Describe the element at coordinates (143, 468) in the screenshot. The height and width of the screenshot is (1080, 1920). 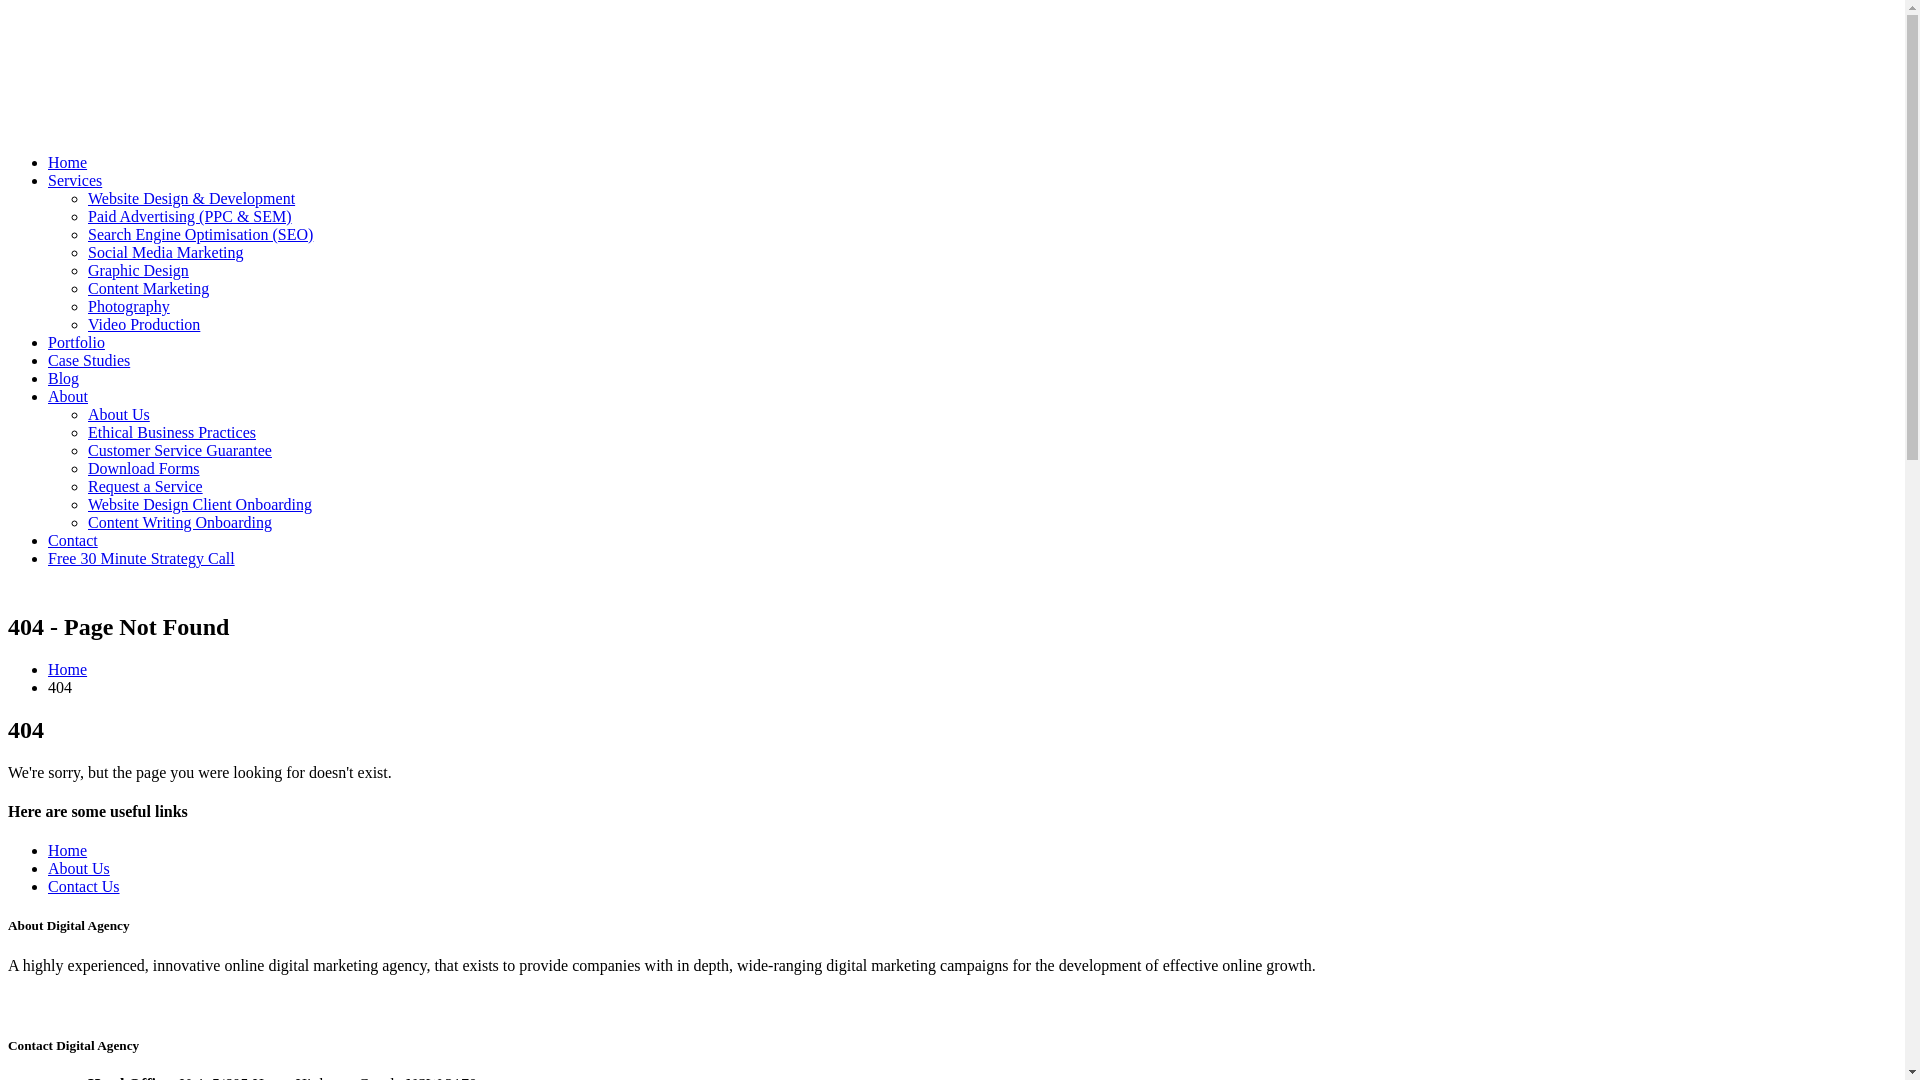
I see `'Download Forms'` at that location.